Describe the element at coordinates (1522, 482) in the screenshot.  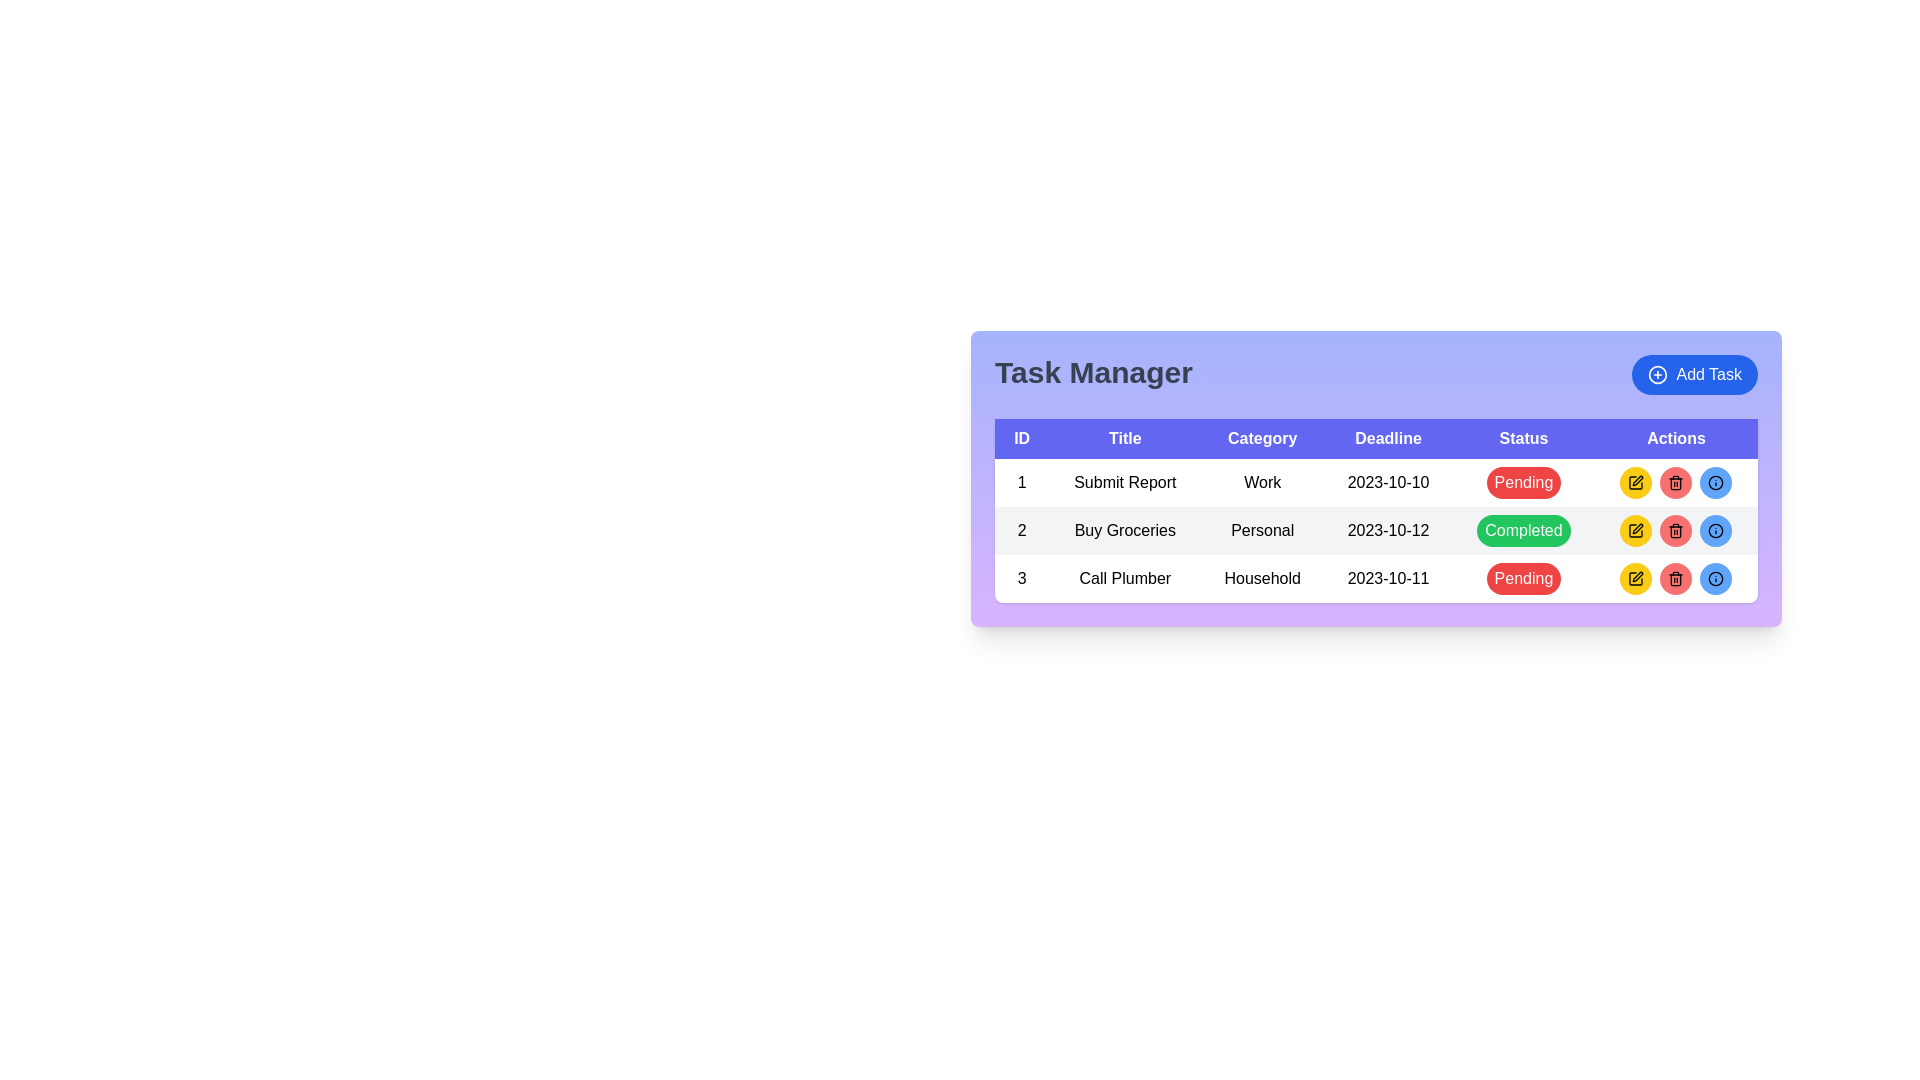
I see `the 'Pending' badge displayed in white on a red background, located in the 'Status' column of the top row of the table for the task titled 'Submit Report'` at that location.